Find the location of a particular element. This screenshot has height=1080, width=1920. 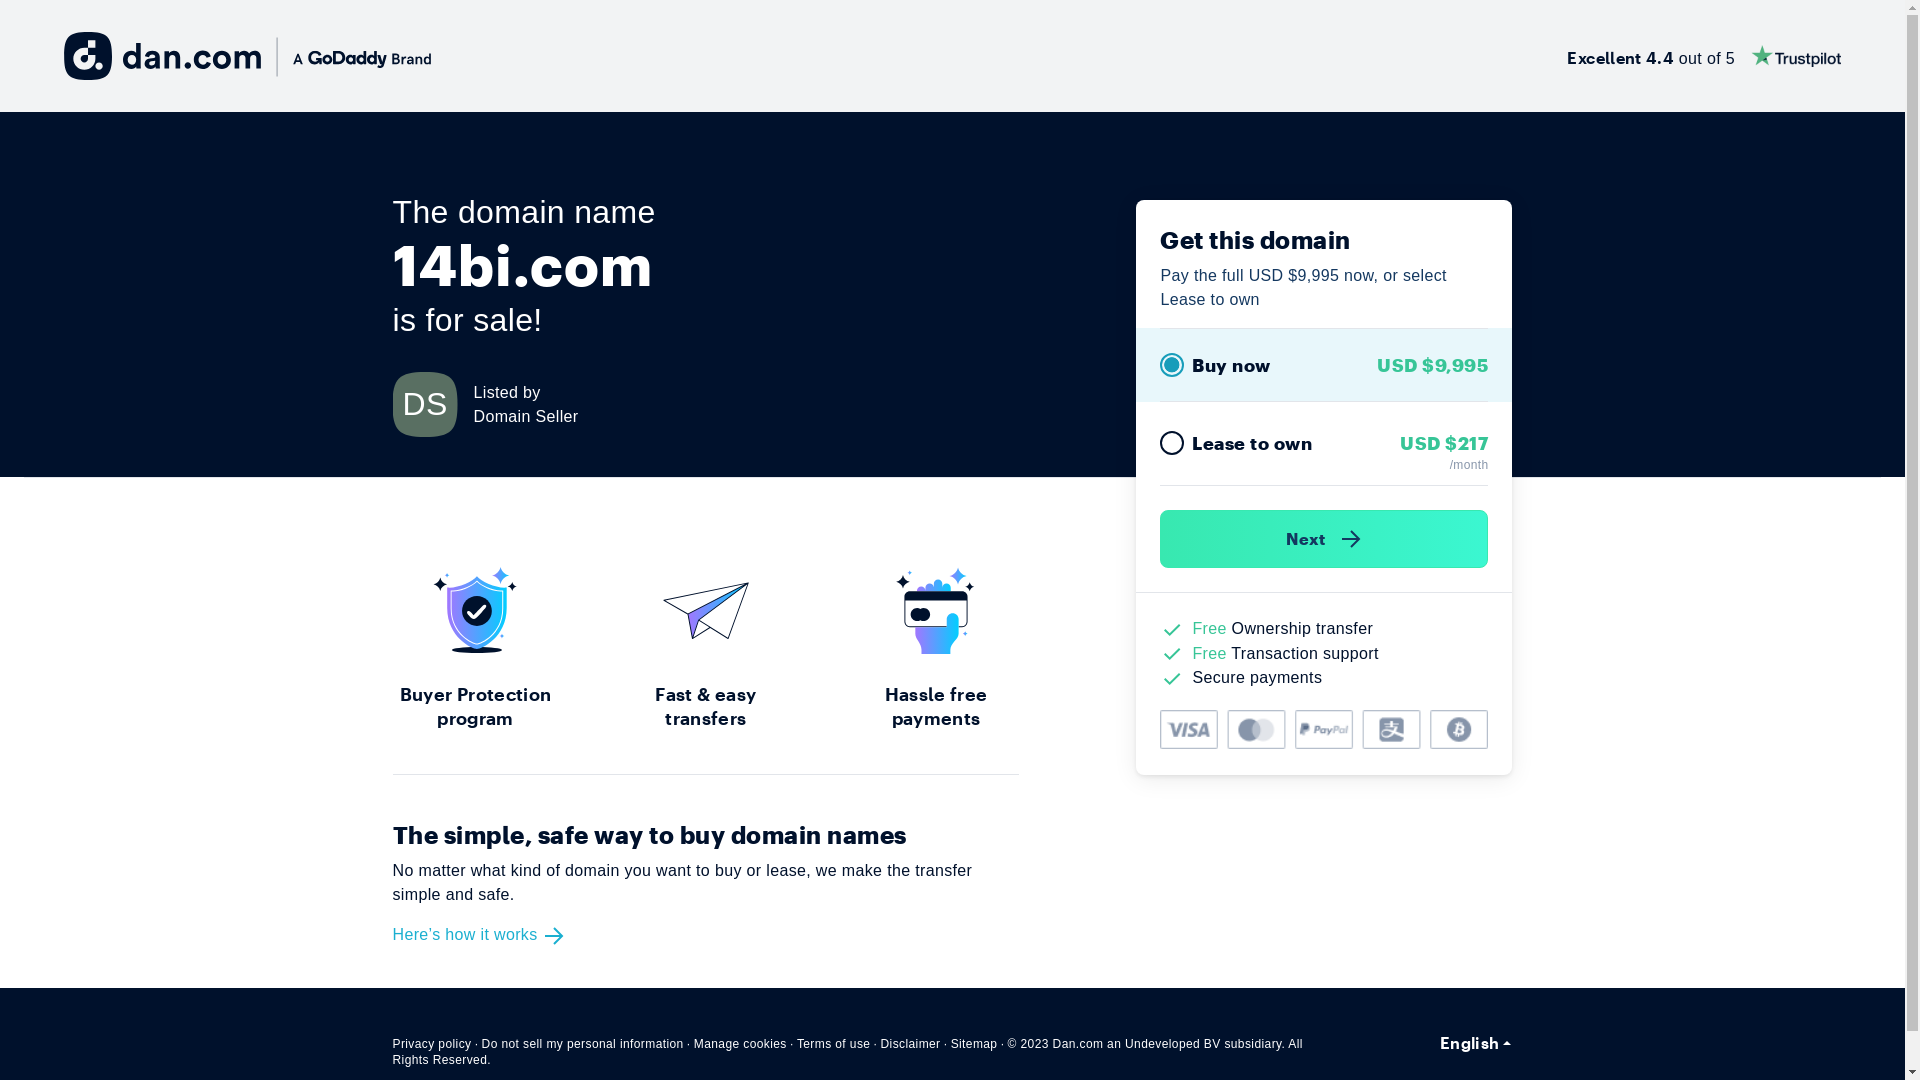

'Next is located at coordinates (1324, 538).